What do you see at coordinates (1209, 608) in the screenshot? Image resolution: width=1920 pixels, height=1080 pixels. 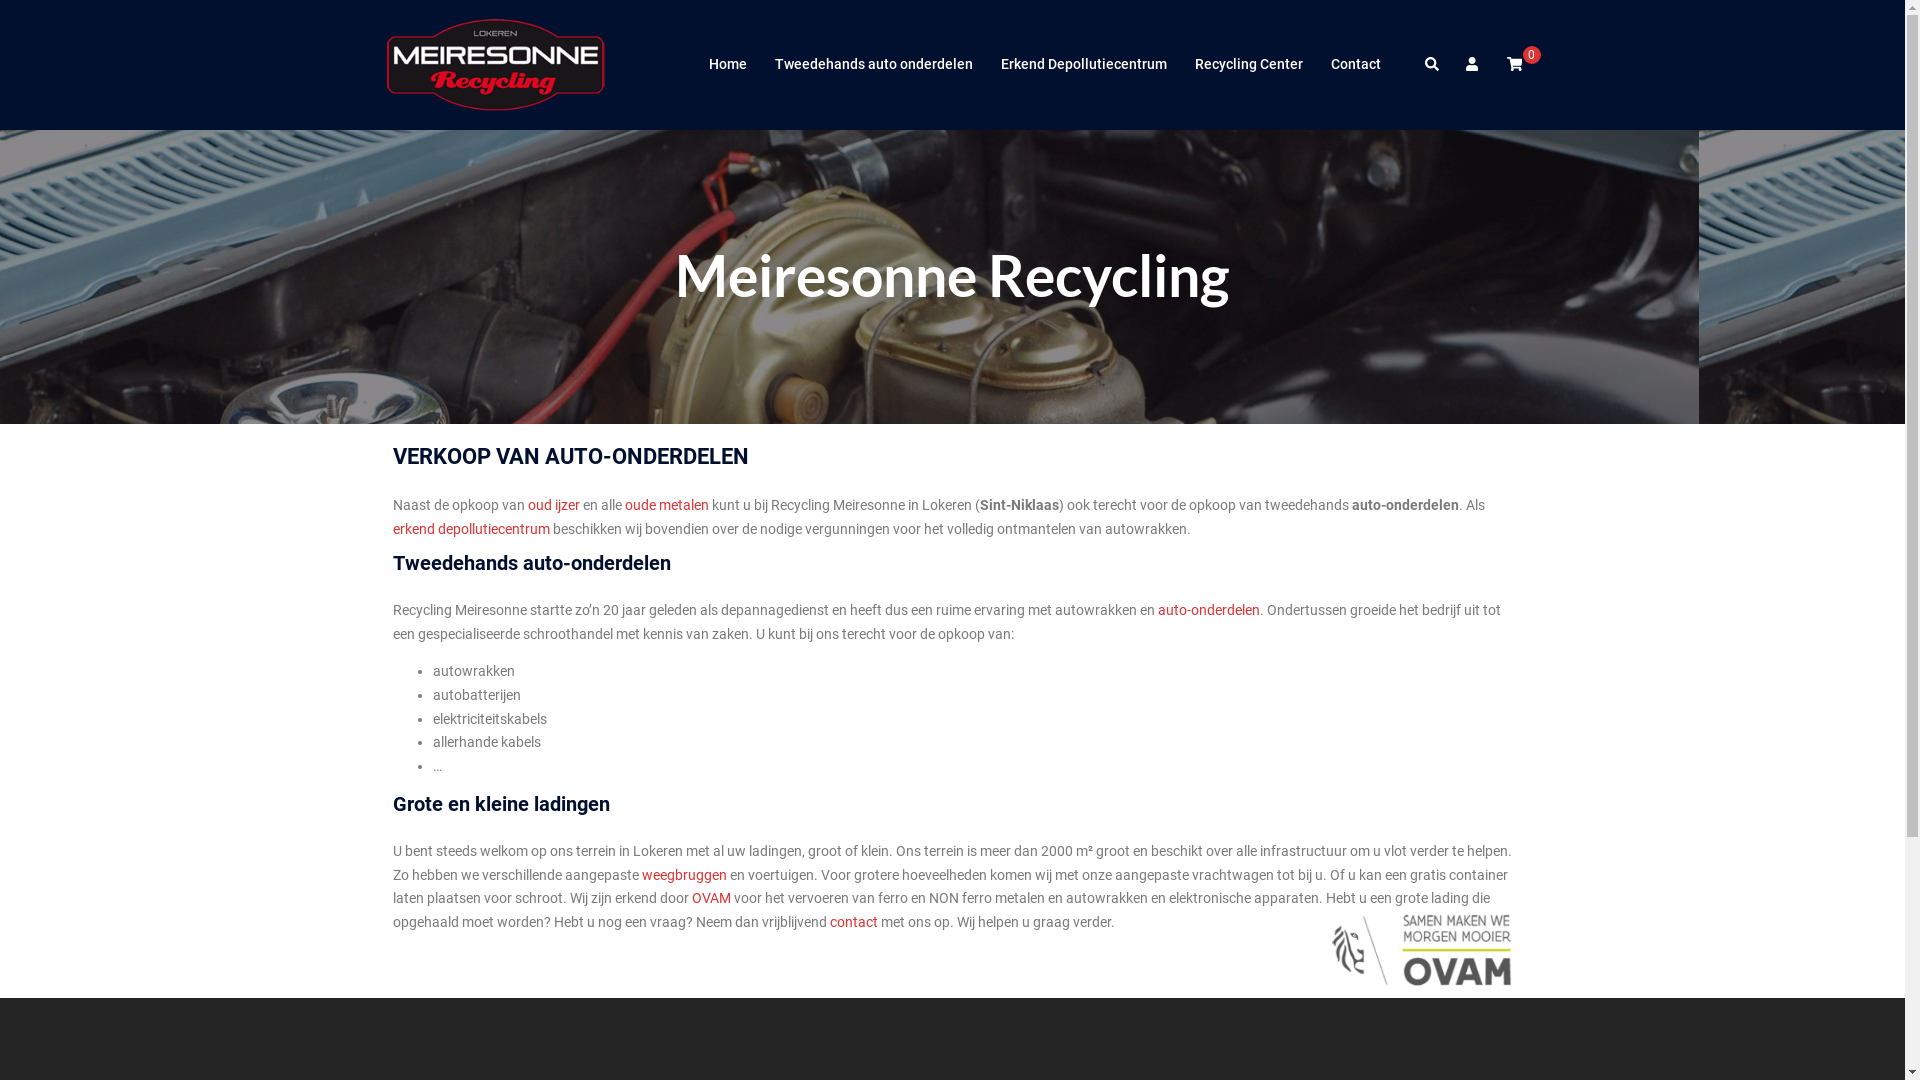 I see `'auto-onderdelen.'` at bounding box center [1209, 608].